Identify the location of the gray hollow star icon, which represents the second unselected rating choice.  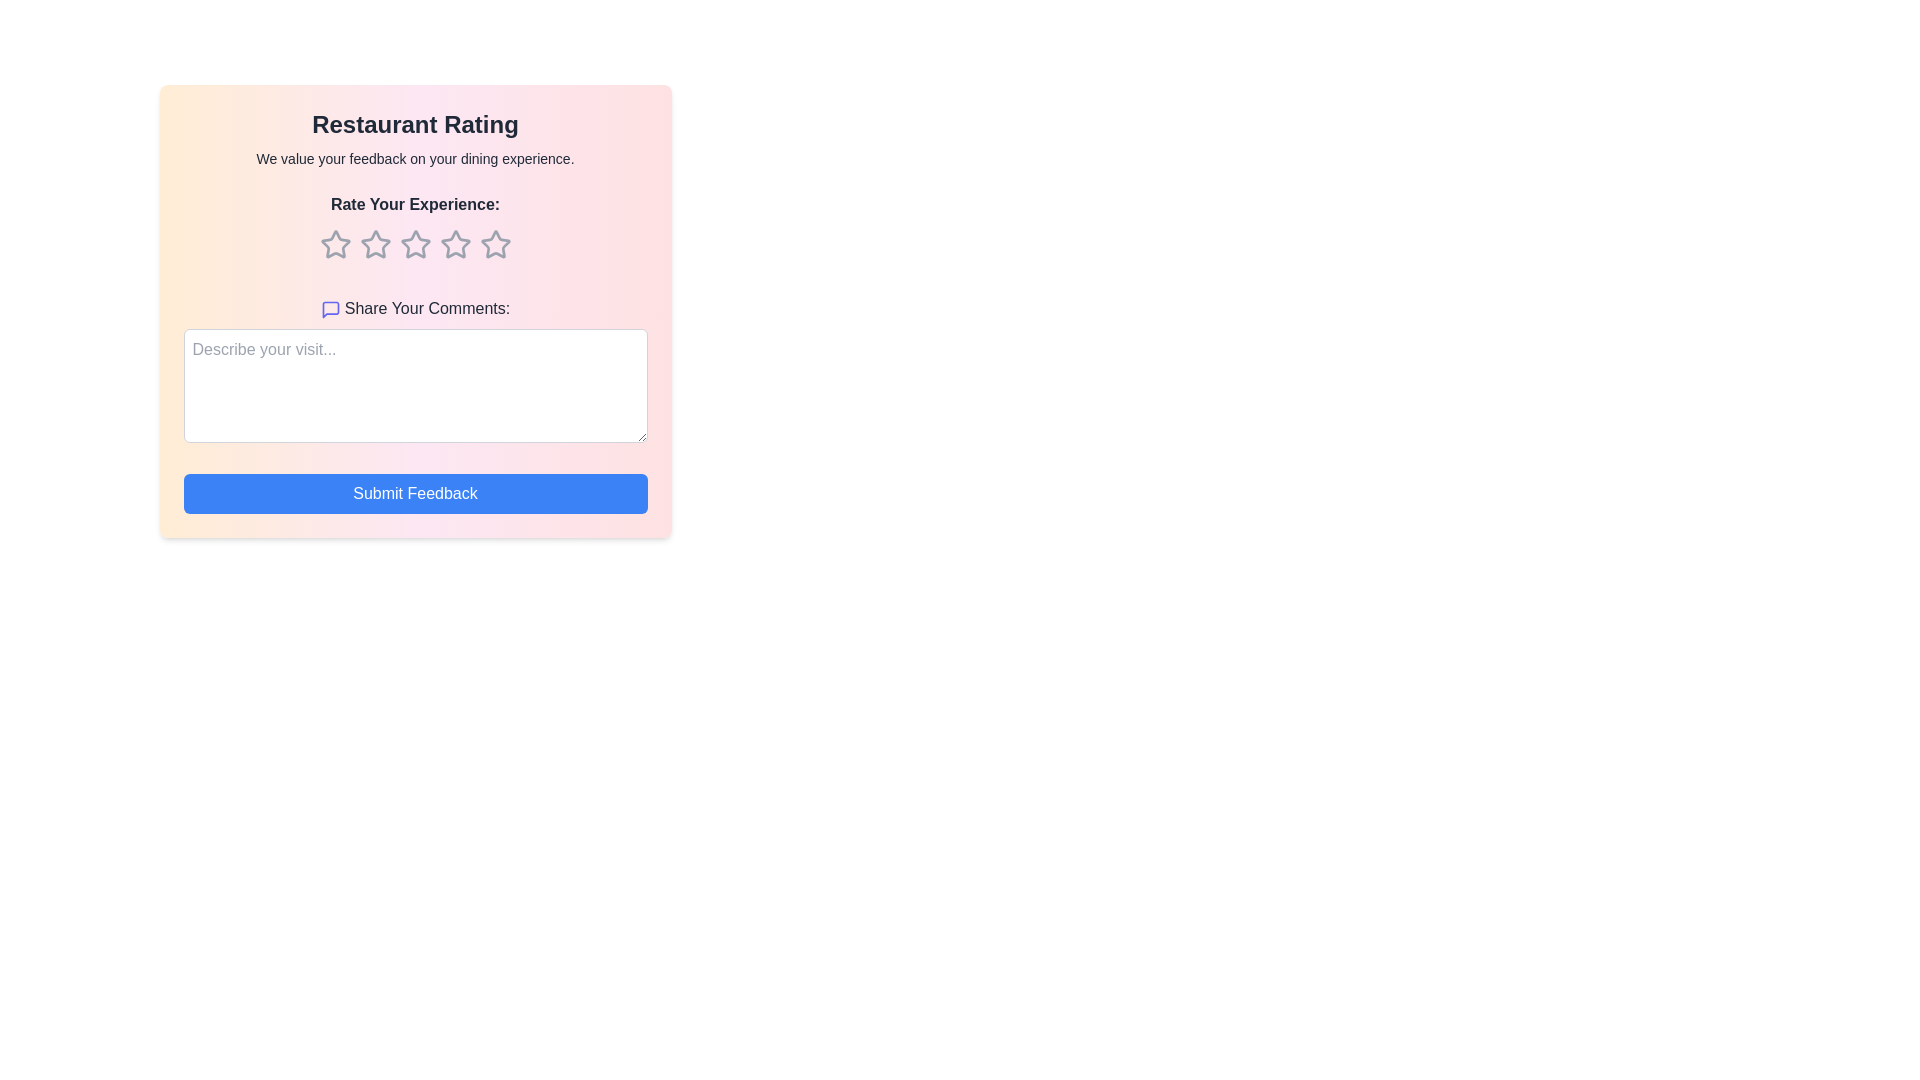
(375, 243).